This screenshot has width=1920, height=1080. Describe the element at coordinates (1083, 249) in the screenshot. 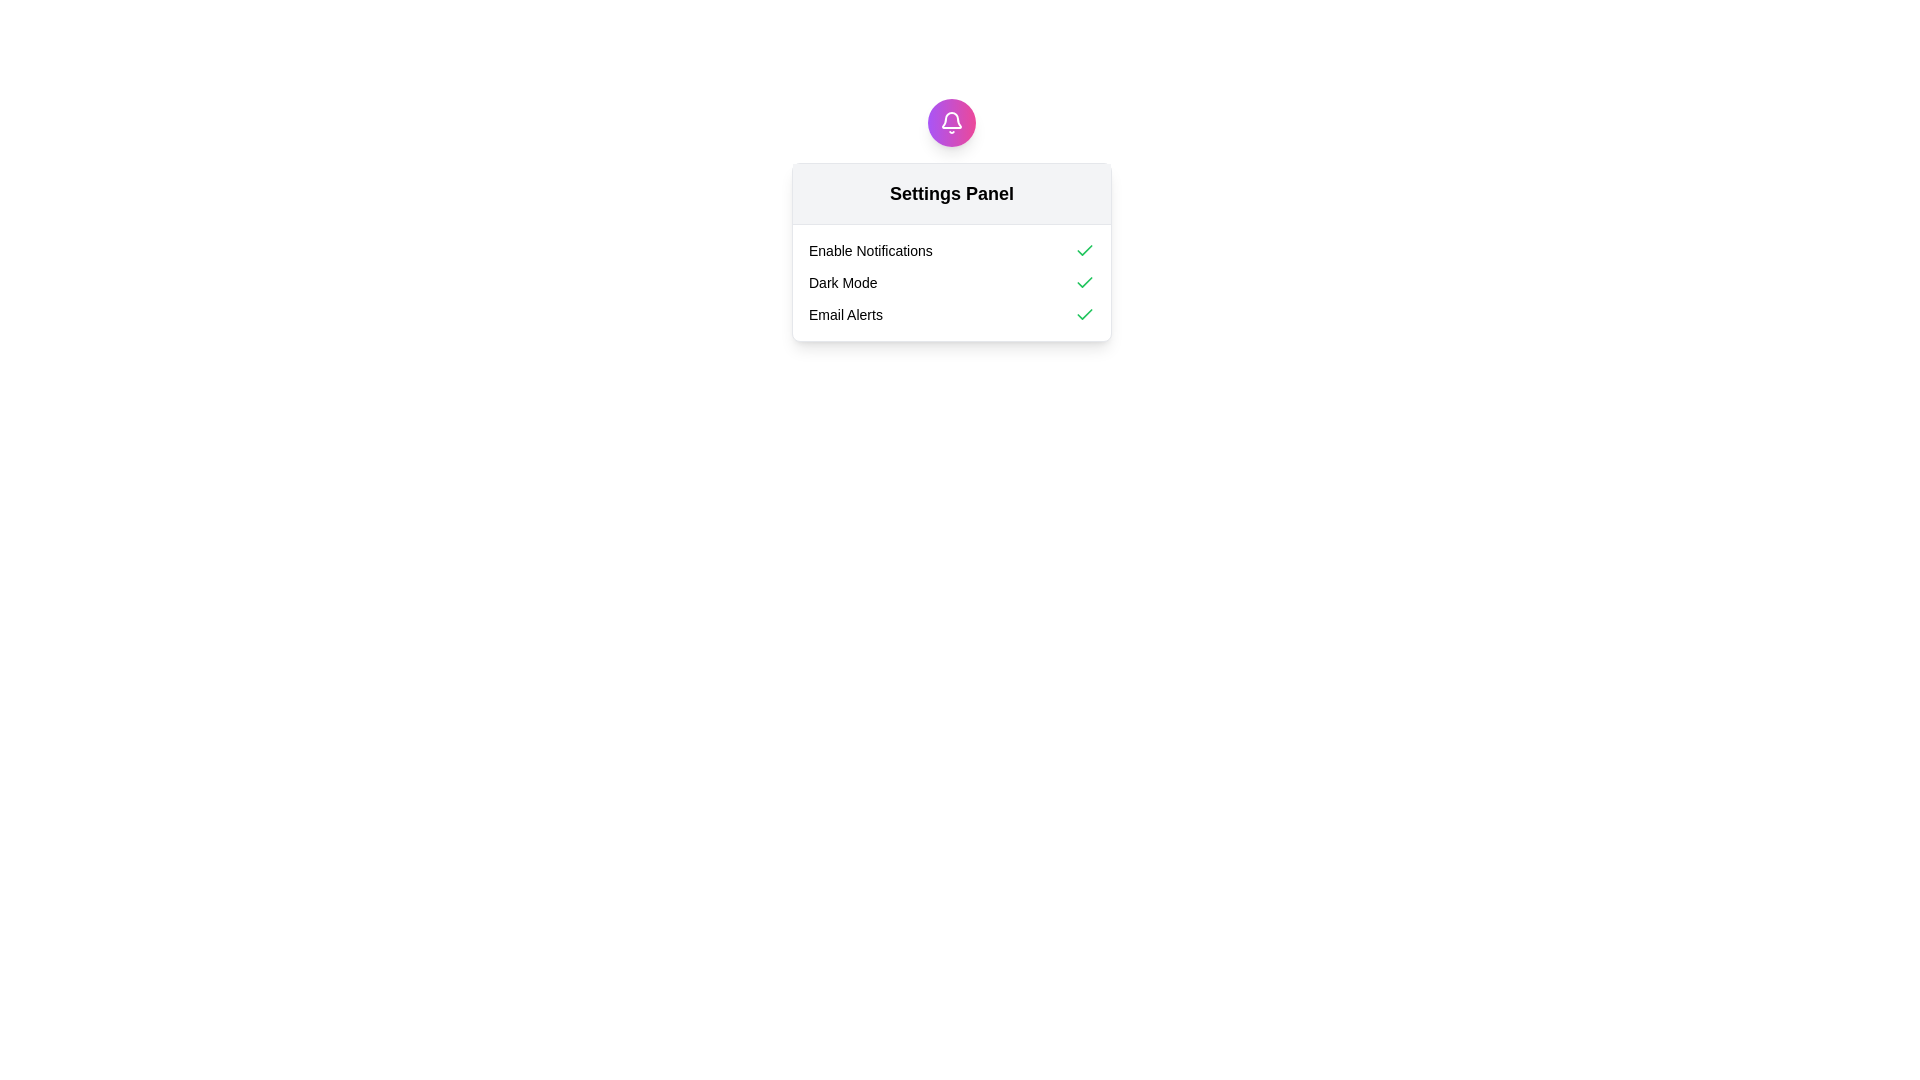

I see `the status indicator icon for the 'Enable Notifications' setting` at that location.